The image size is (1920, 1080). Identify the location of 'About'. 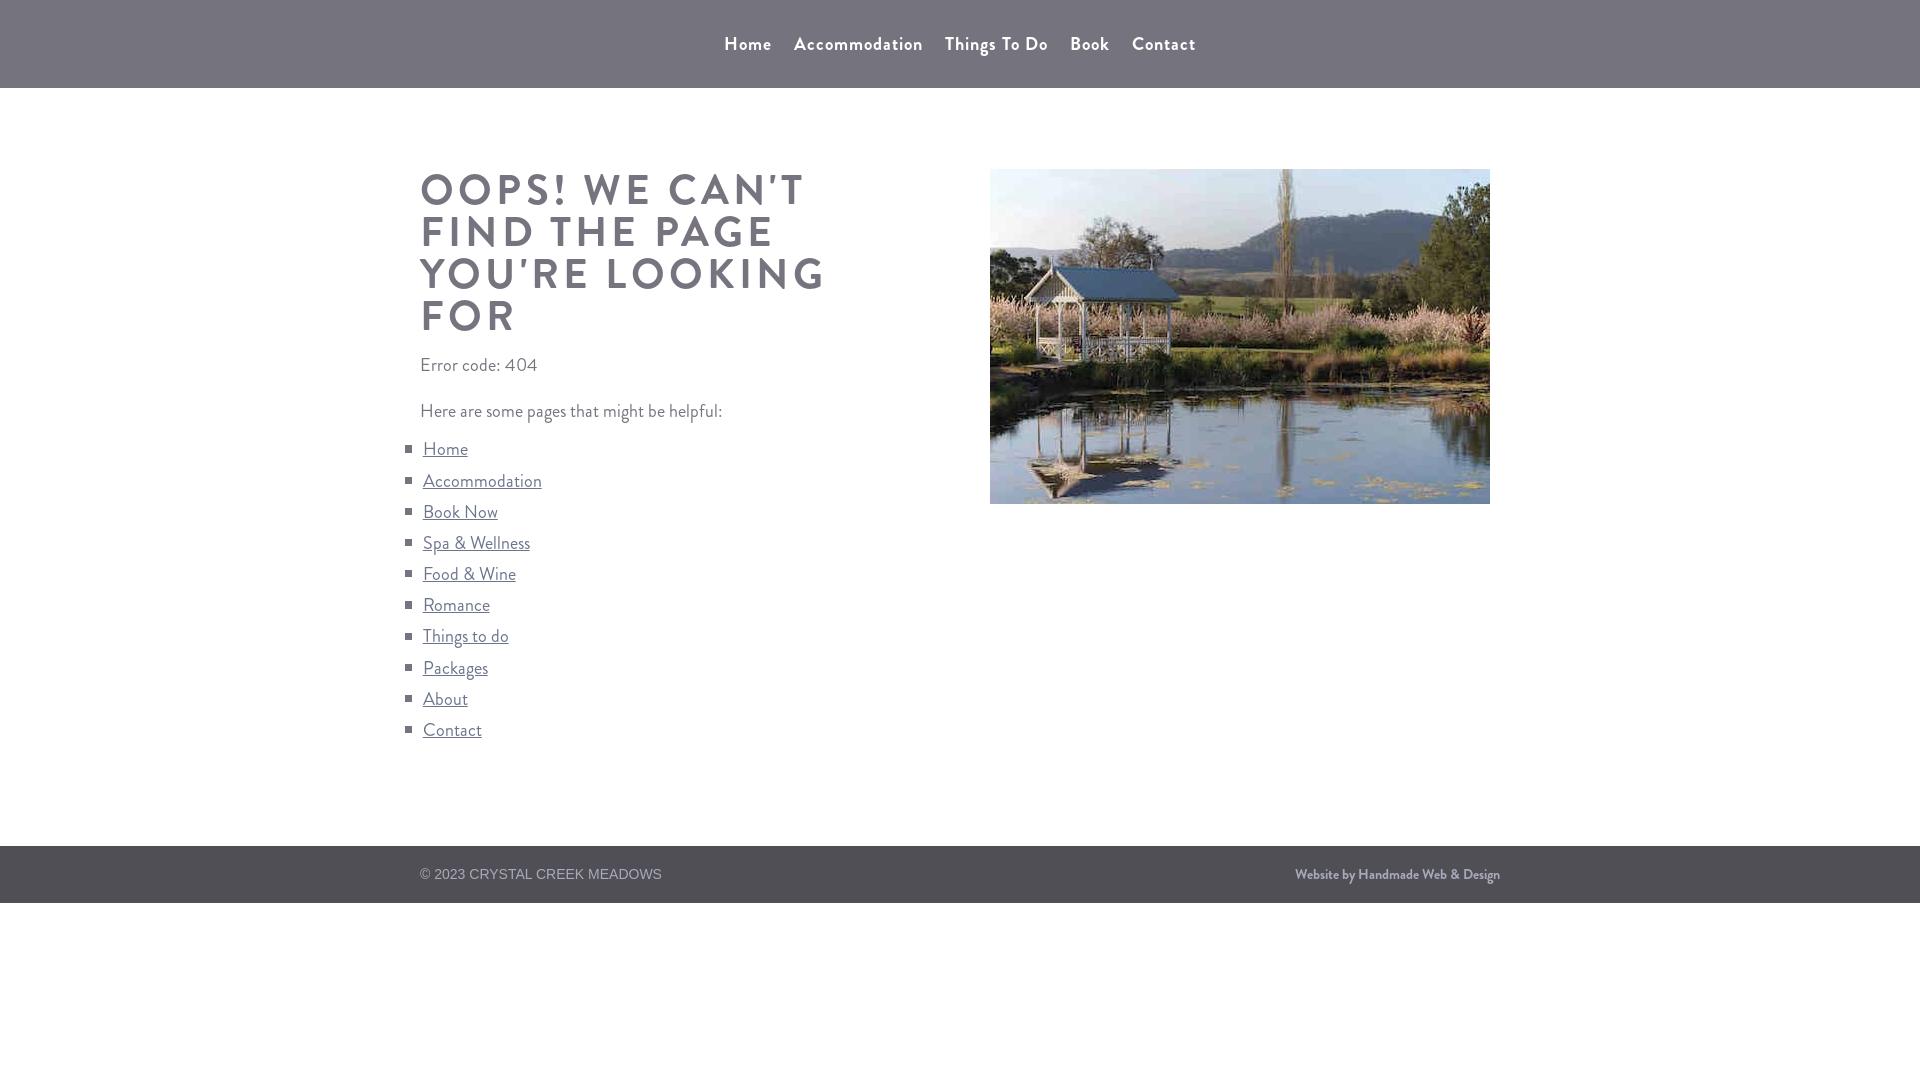
(421, 697).